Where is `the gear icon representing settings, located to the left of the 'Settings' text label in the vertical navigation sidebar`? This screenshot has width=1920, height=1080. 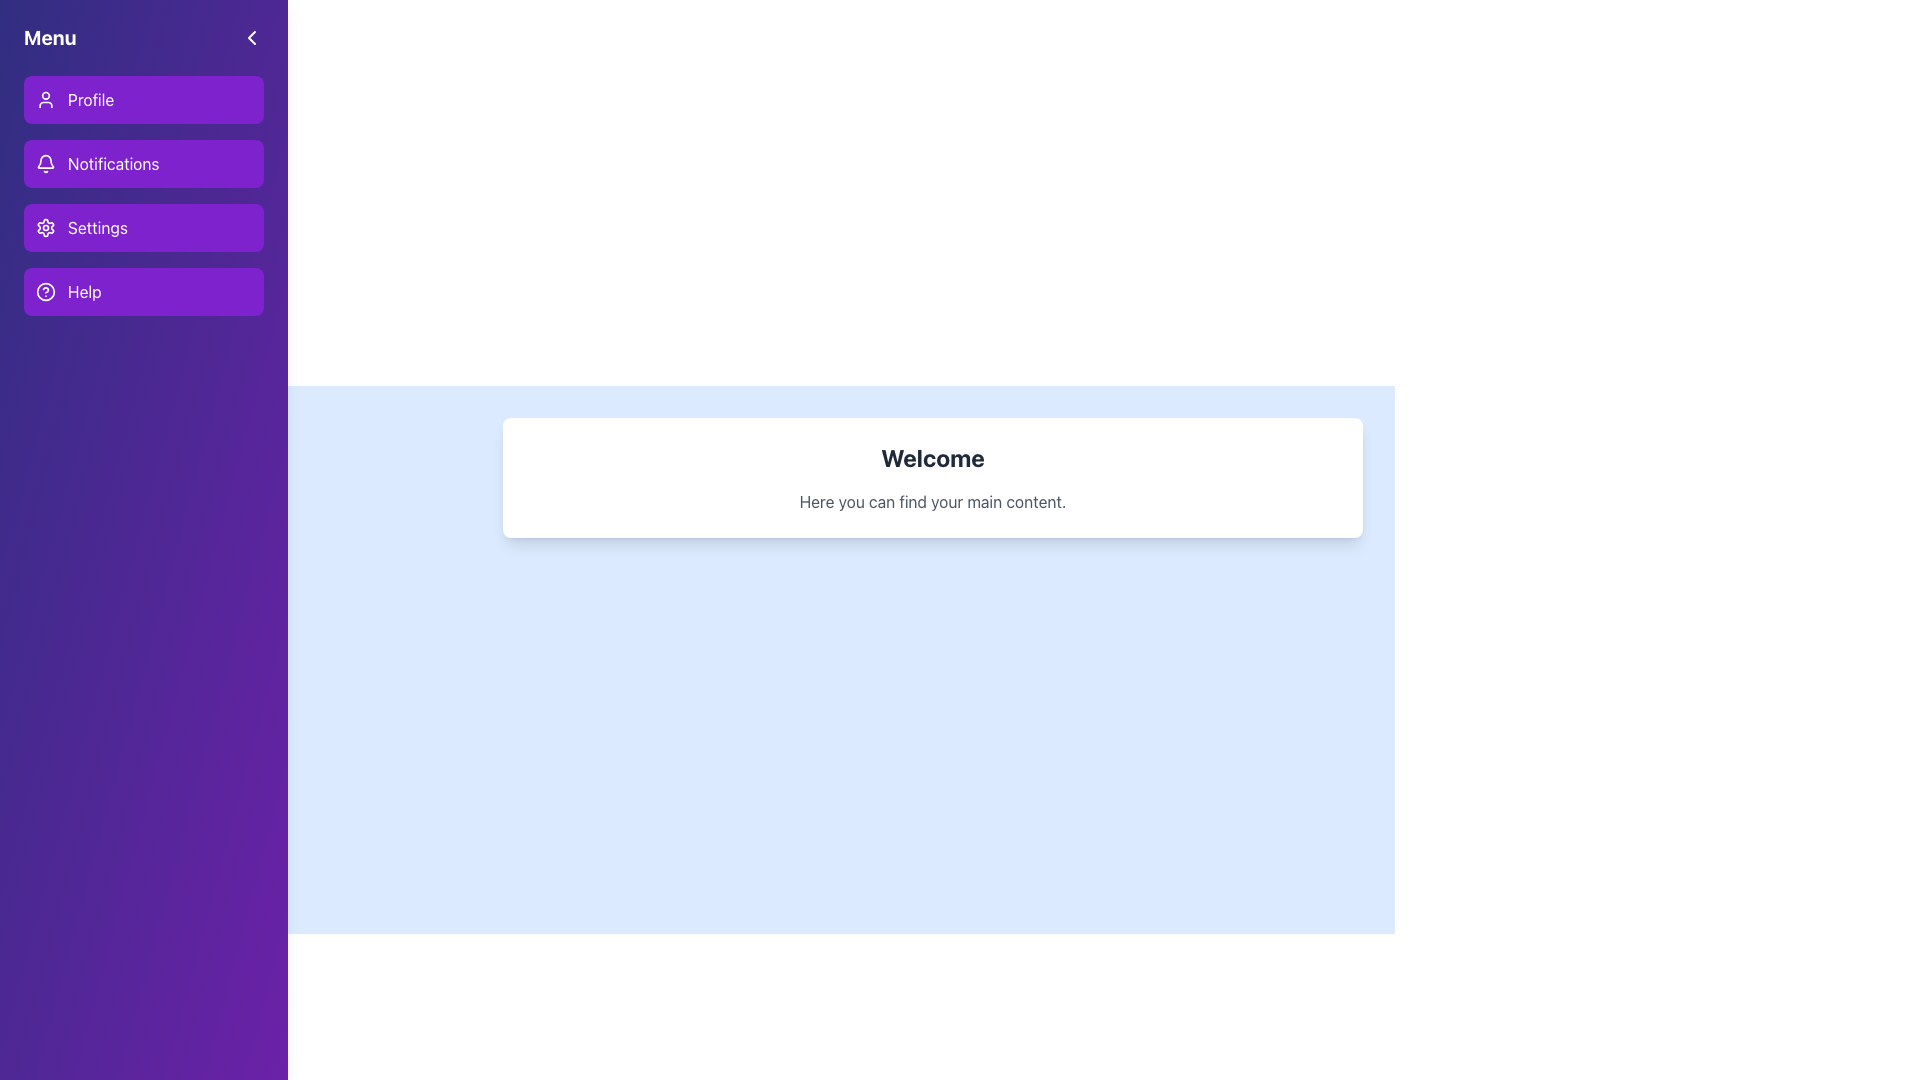
the gear icon representing settings, located to the left of the 'Settings' text label in the vertical navigation sidebar is located at coordinates (46, 226).